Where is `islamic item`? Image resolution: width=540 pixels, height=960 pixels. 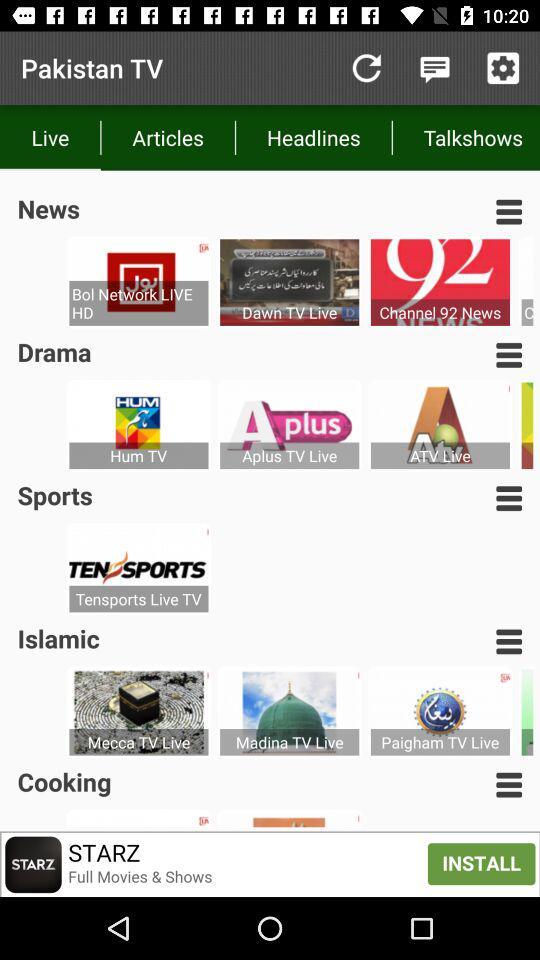
islamic item is located at coordinates (58, 637).